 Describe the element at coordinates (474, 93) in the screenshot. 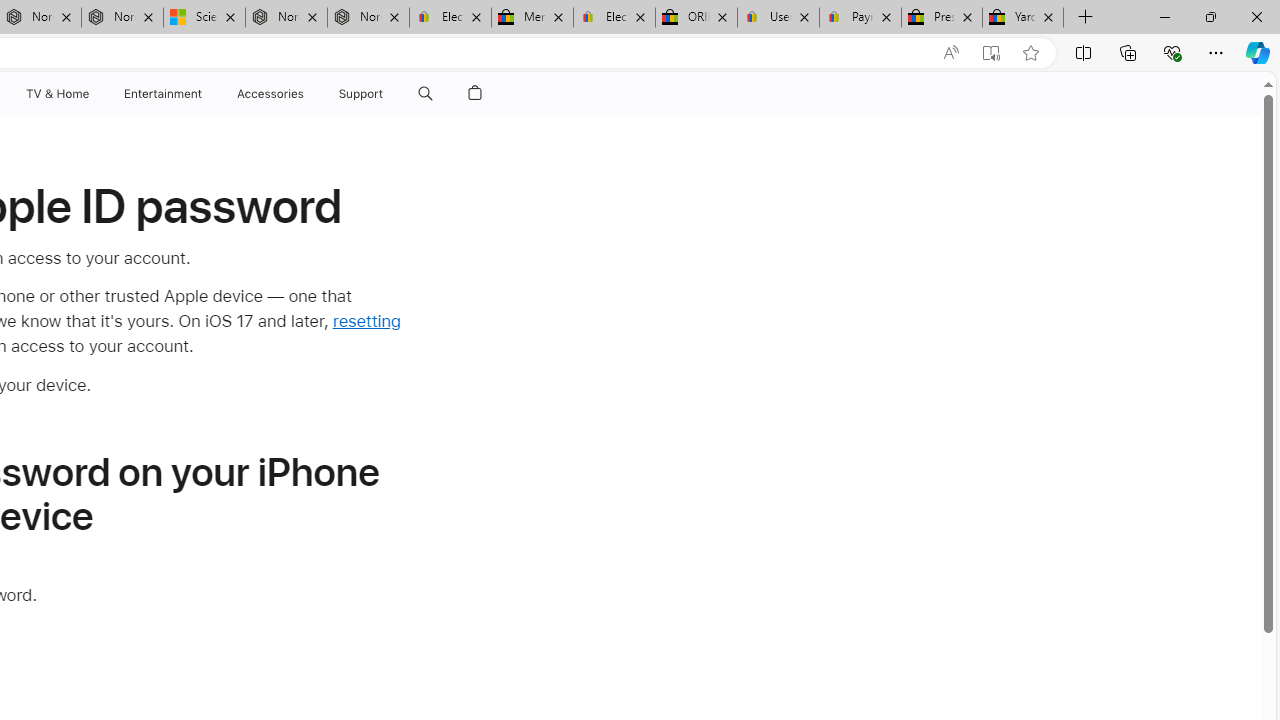

I see `'Shopping Bag'` at that location.